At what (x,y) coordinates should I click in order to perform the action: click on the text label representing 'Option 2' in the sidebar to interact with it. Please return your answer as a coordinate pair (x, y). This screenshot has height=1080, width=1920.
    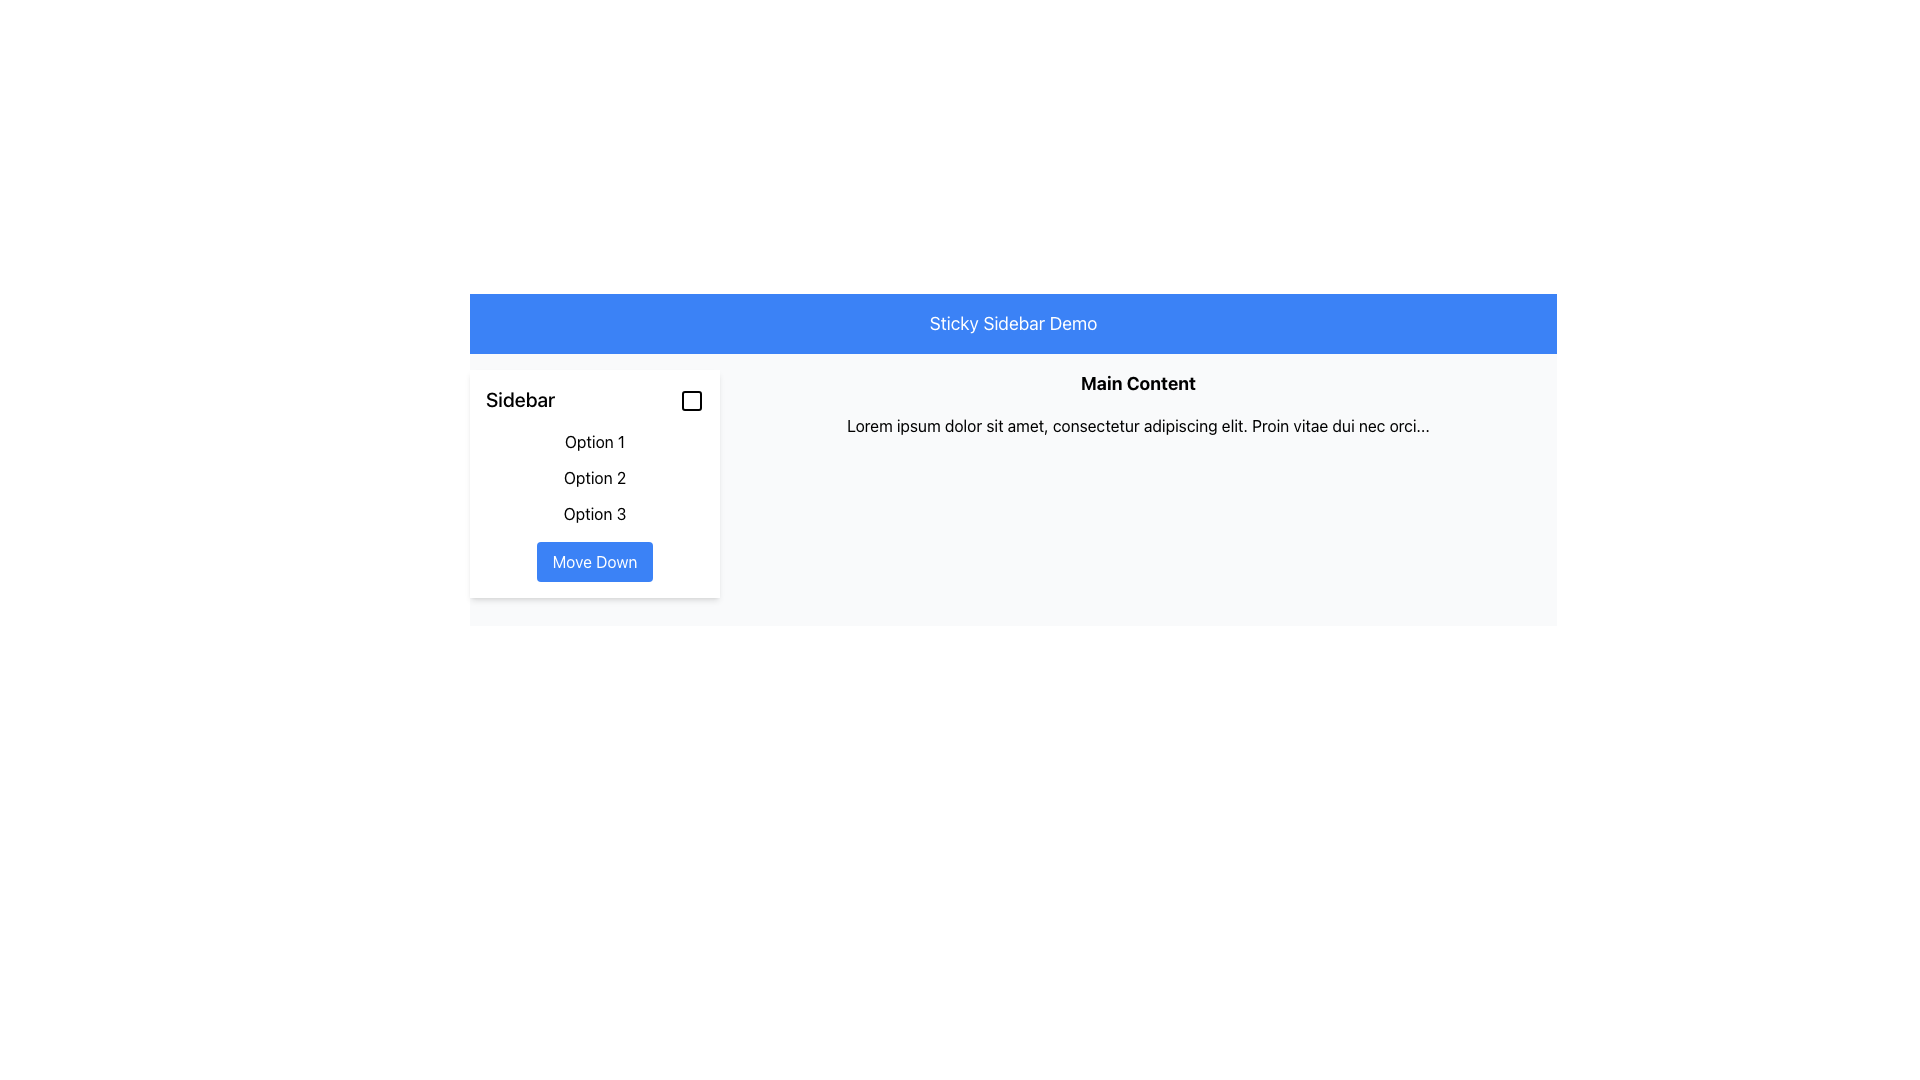
    Looking at the image, I should click on (594, 478).